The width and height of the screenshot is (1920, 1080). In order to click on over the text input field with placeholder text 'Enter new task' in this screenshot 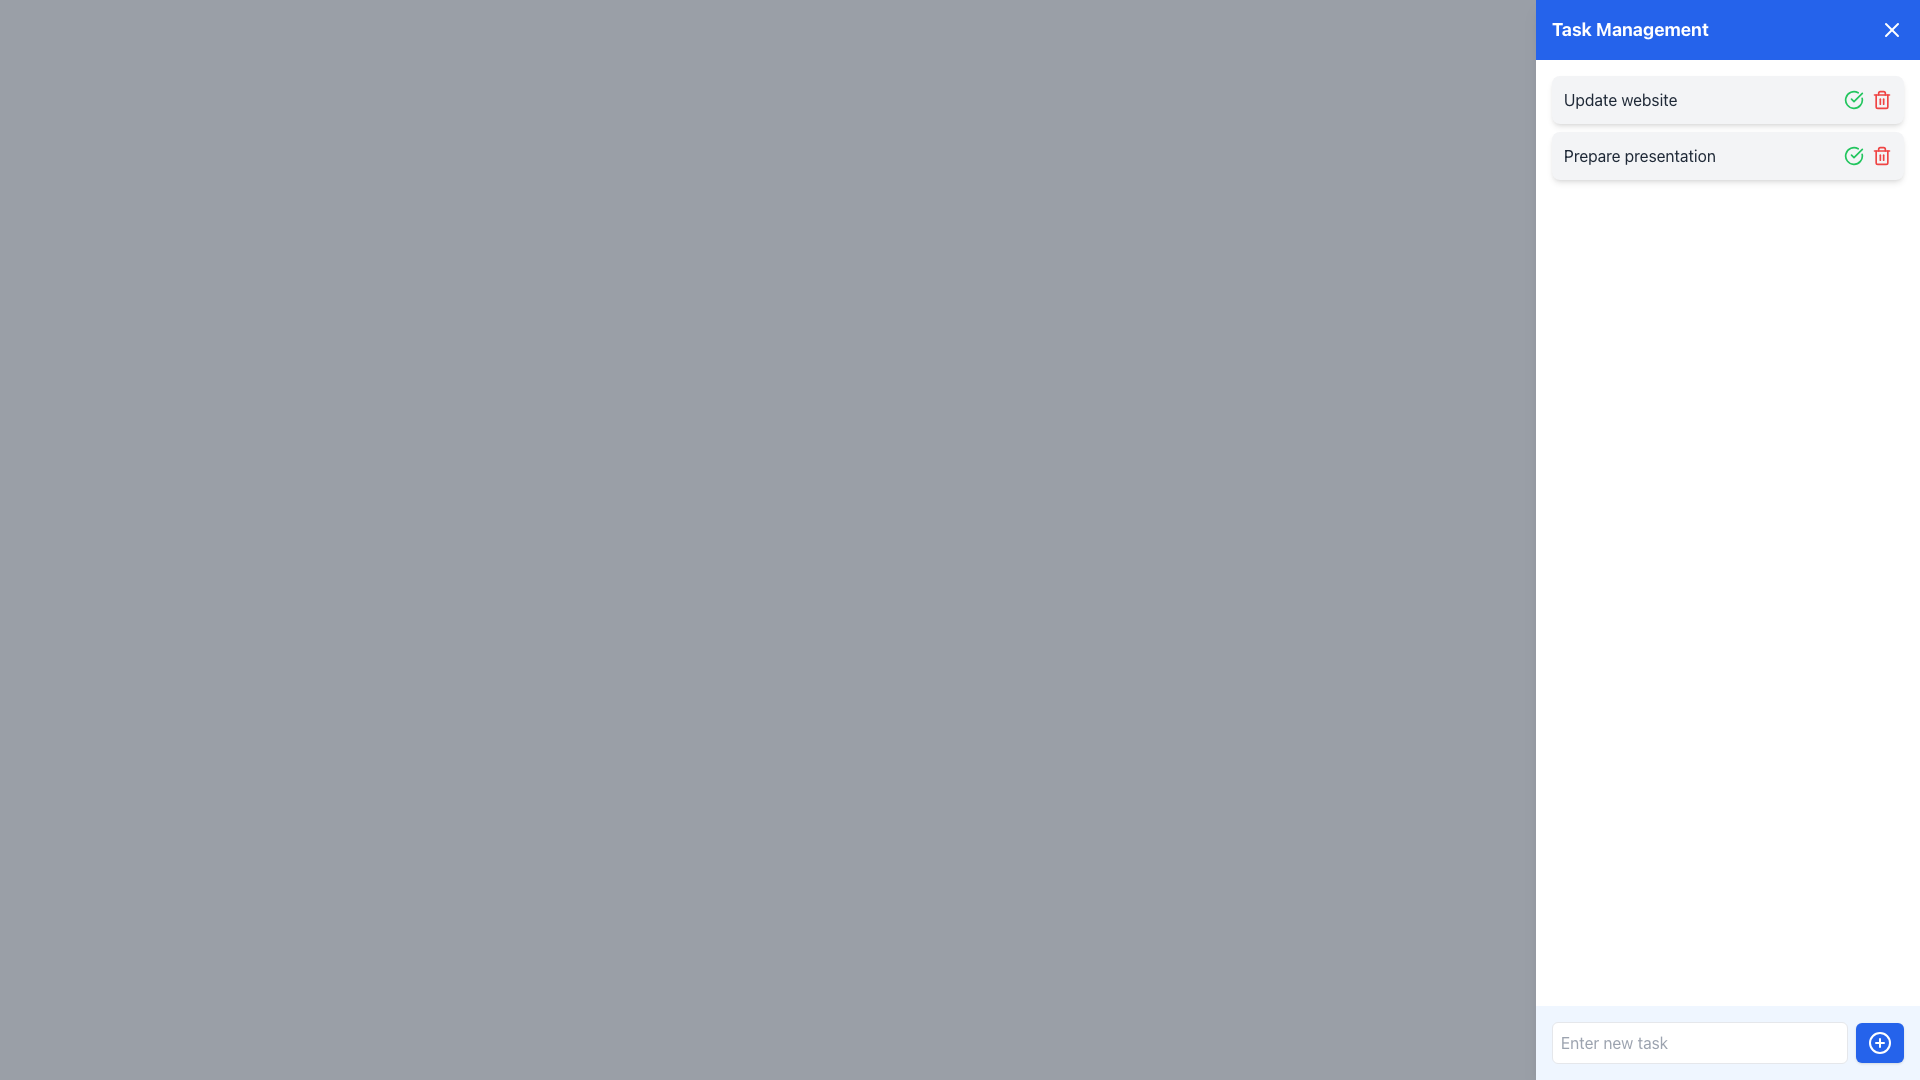, I will do `click(1698, 1041)`.